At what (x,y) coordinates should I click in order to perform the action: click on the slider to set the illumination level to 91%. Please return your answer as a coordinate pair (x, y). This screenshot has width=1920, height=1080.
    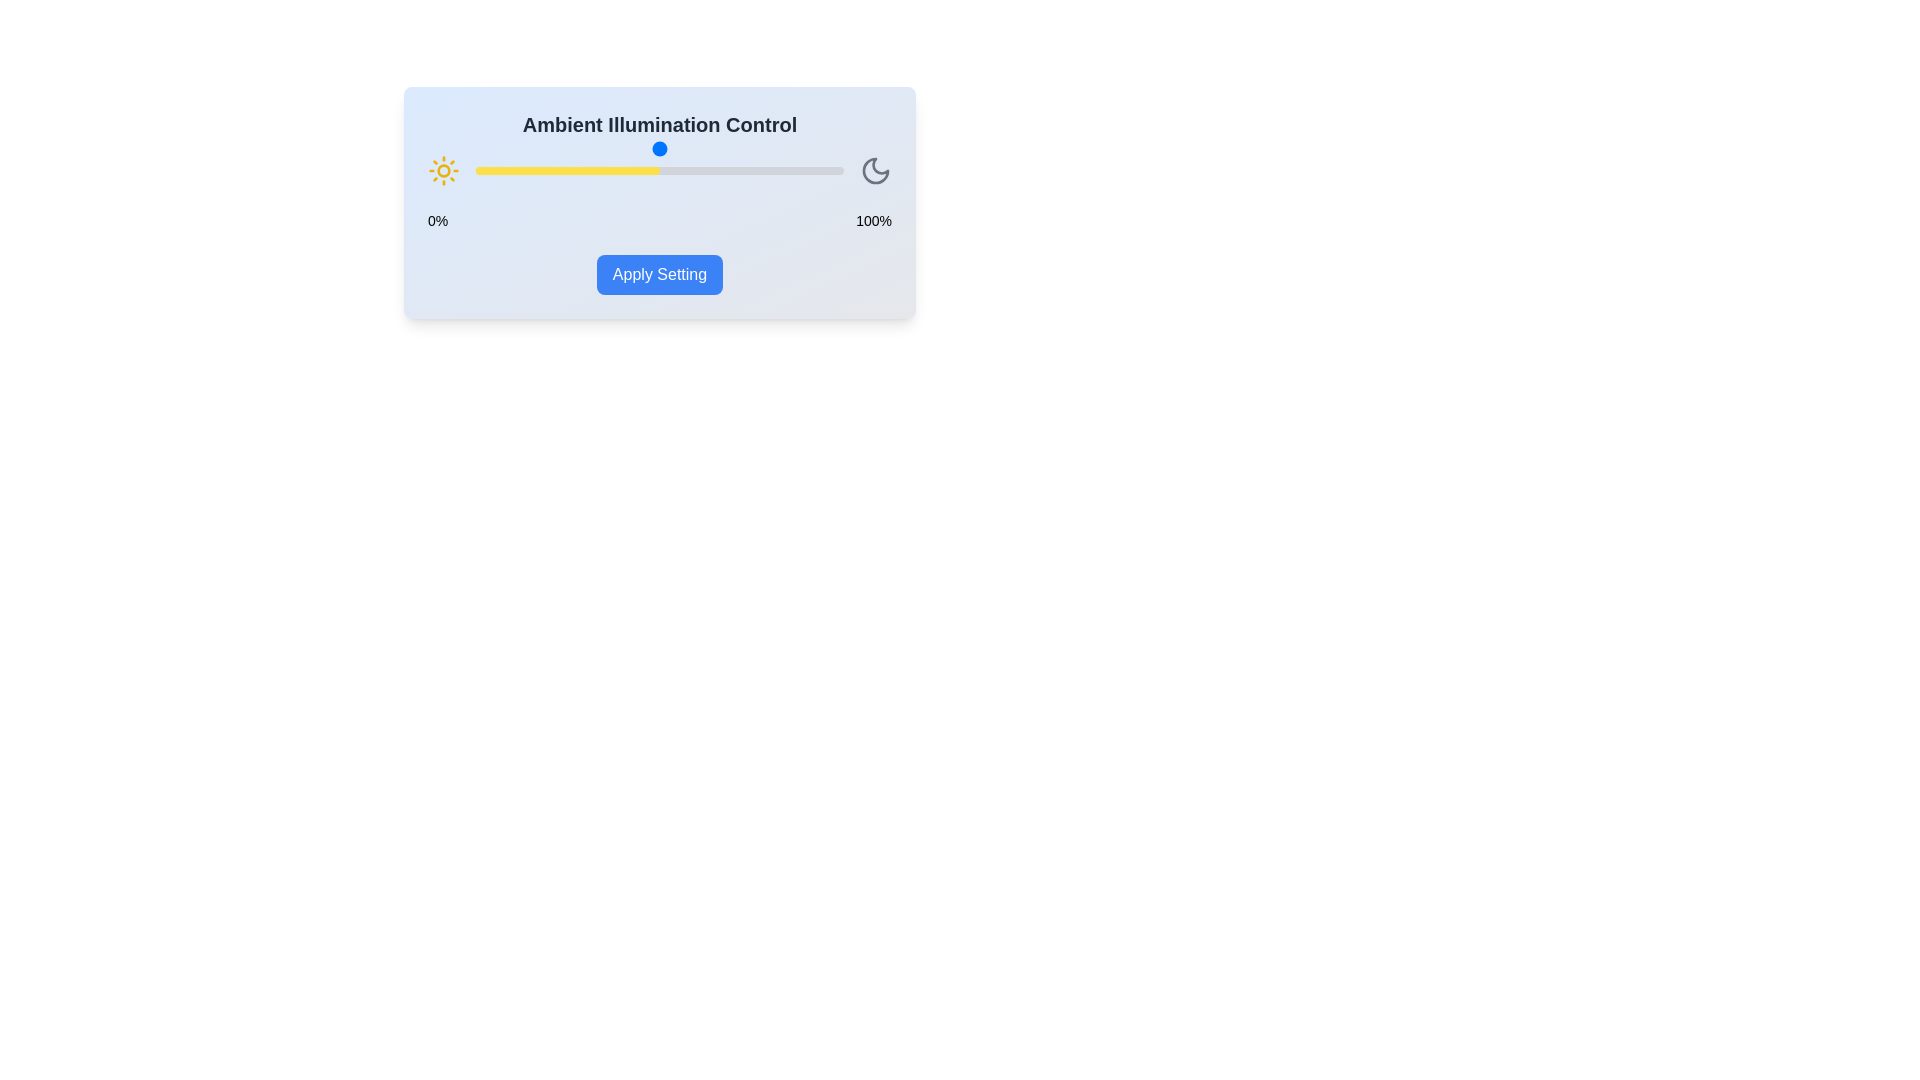
    Looking at the image, I should click on (810, 169).